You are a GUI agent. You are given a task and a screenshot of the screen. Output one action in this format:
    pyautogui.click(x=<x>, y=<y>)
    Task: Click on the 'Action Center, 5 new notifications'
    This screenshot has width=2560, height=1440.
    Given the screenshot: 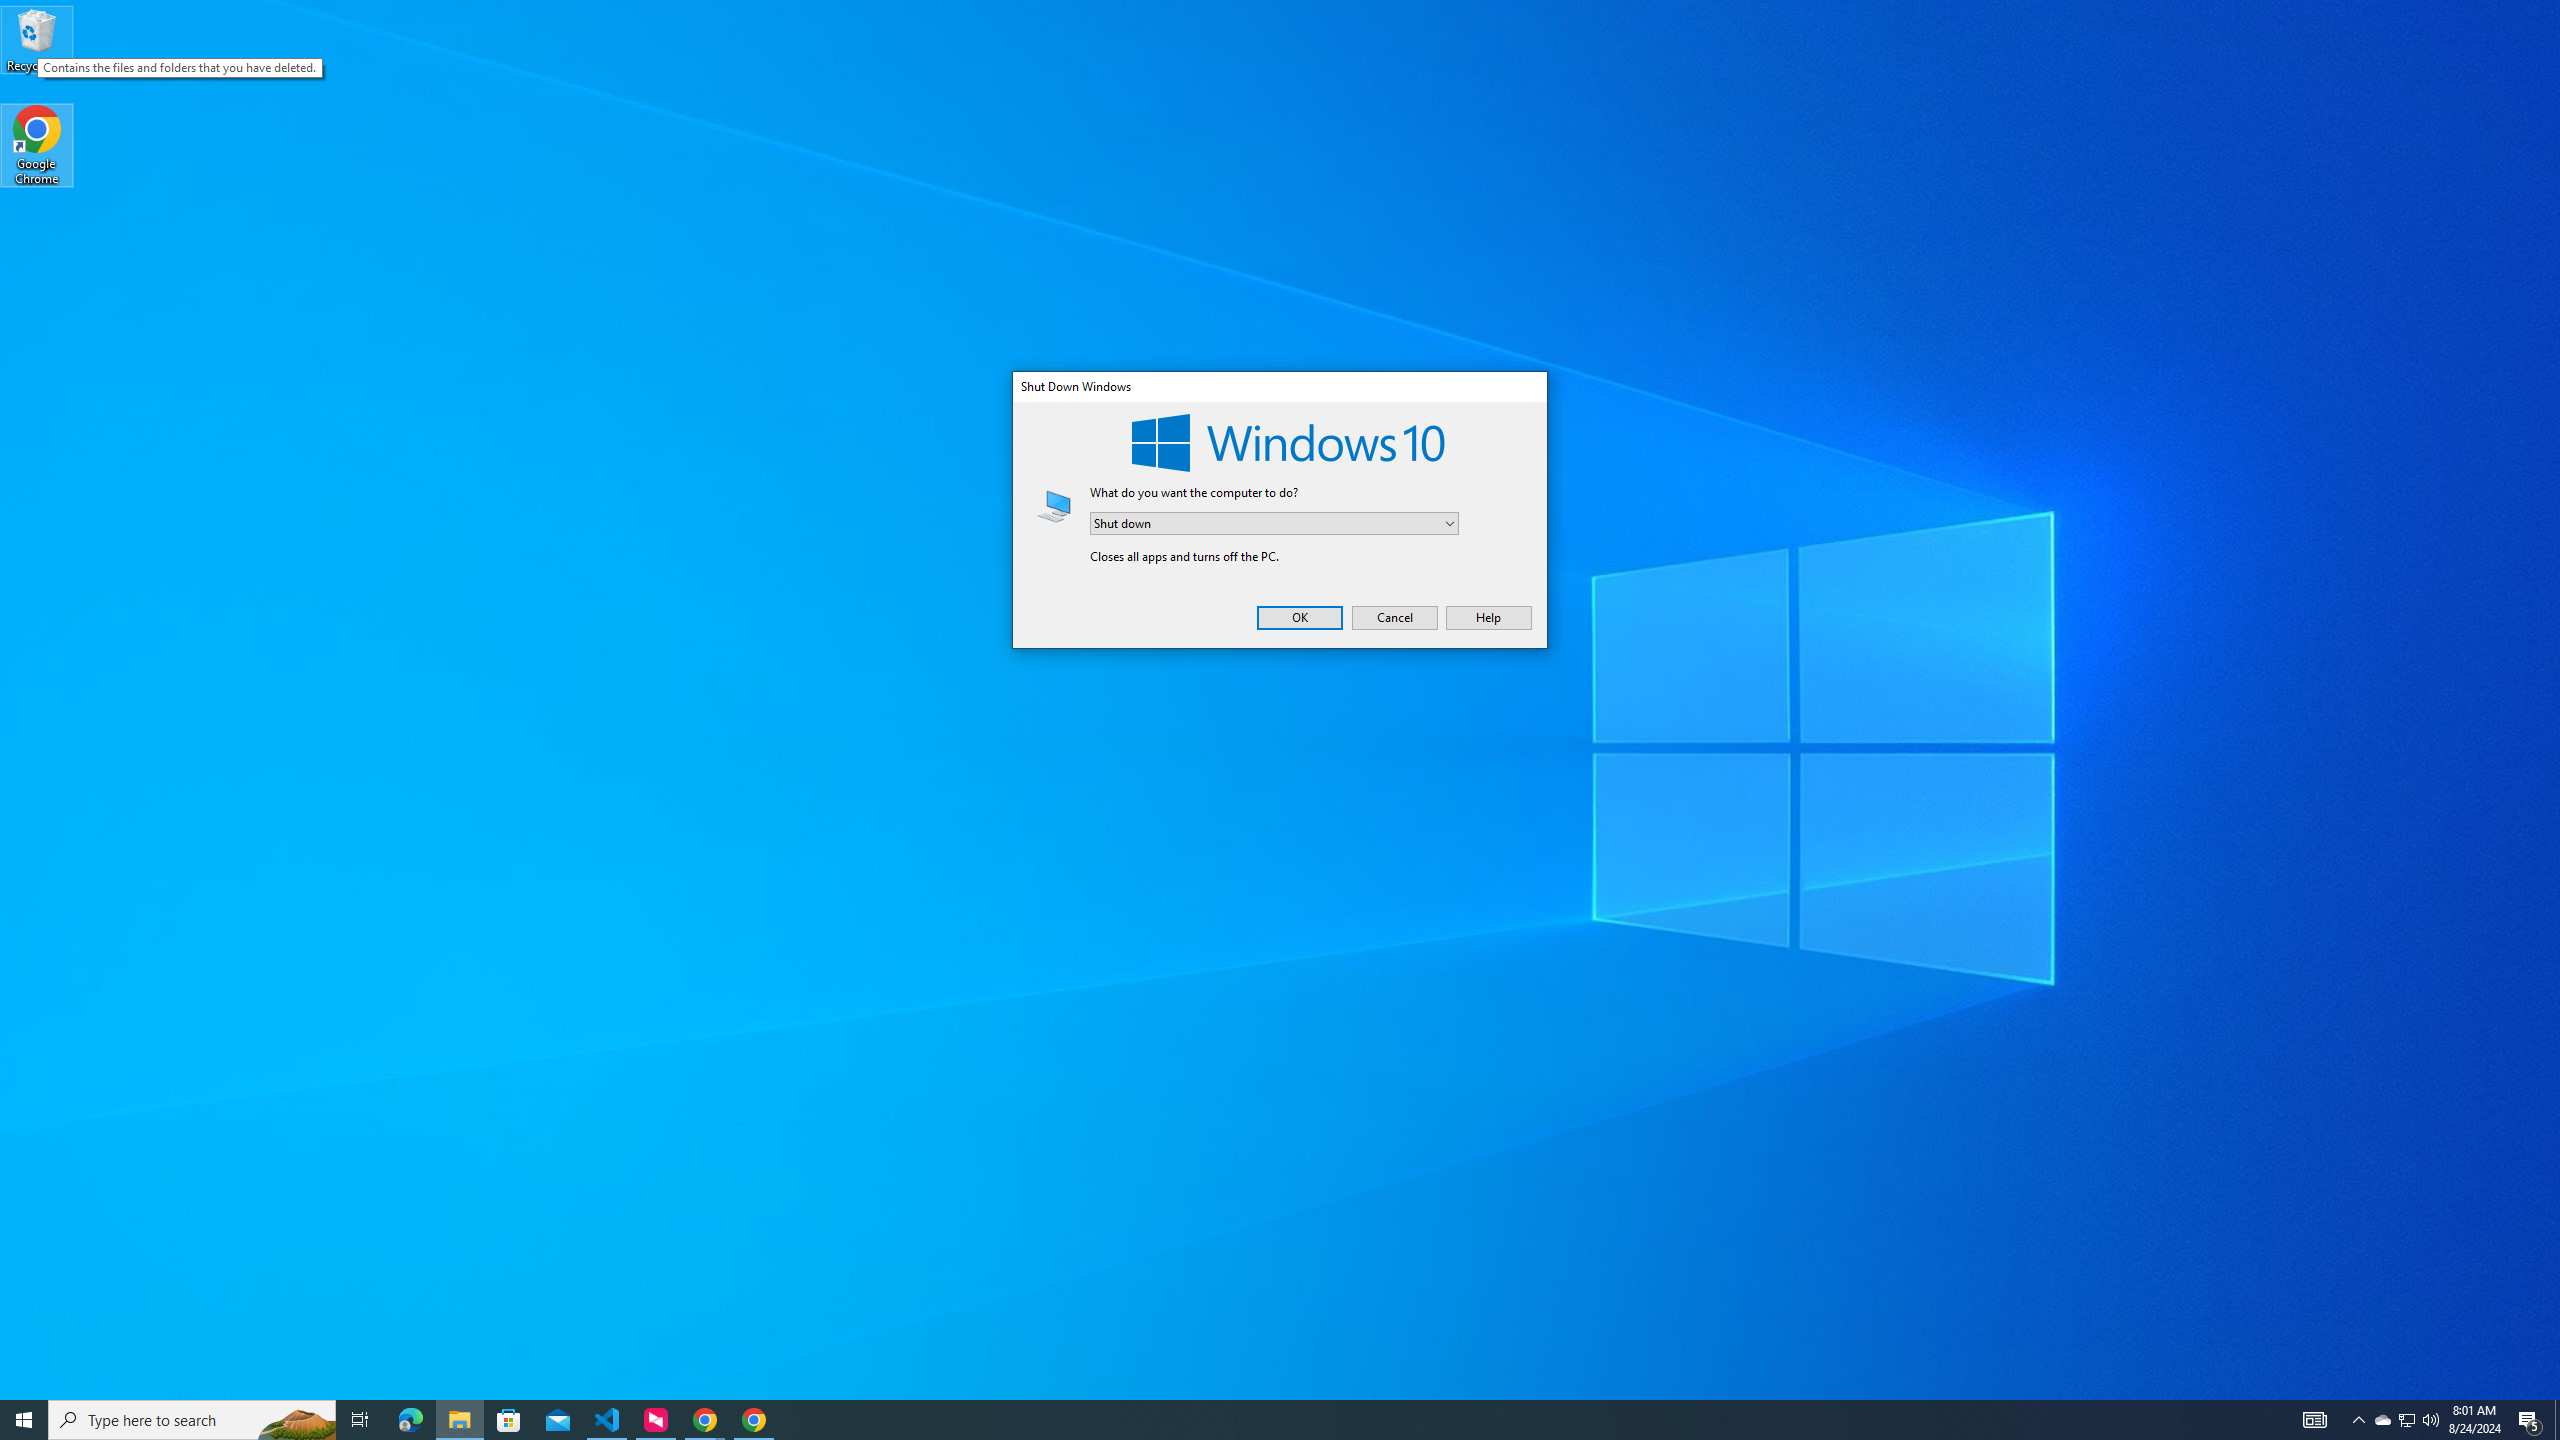 What is the action you would take?
    pyautogui.click(x=2429, y=1418)
    